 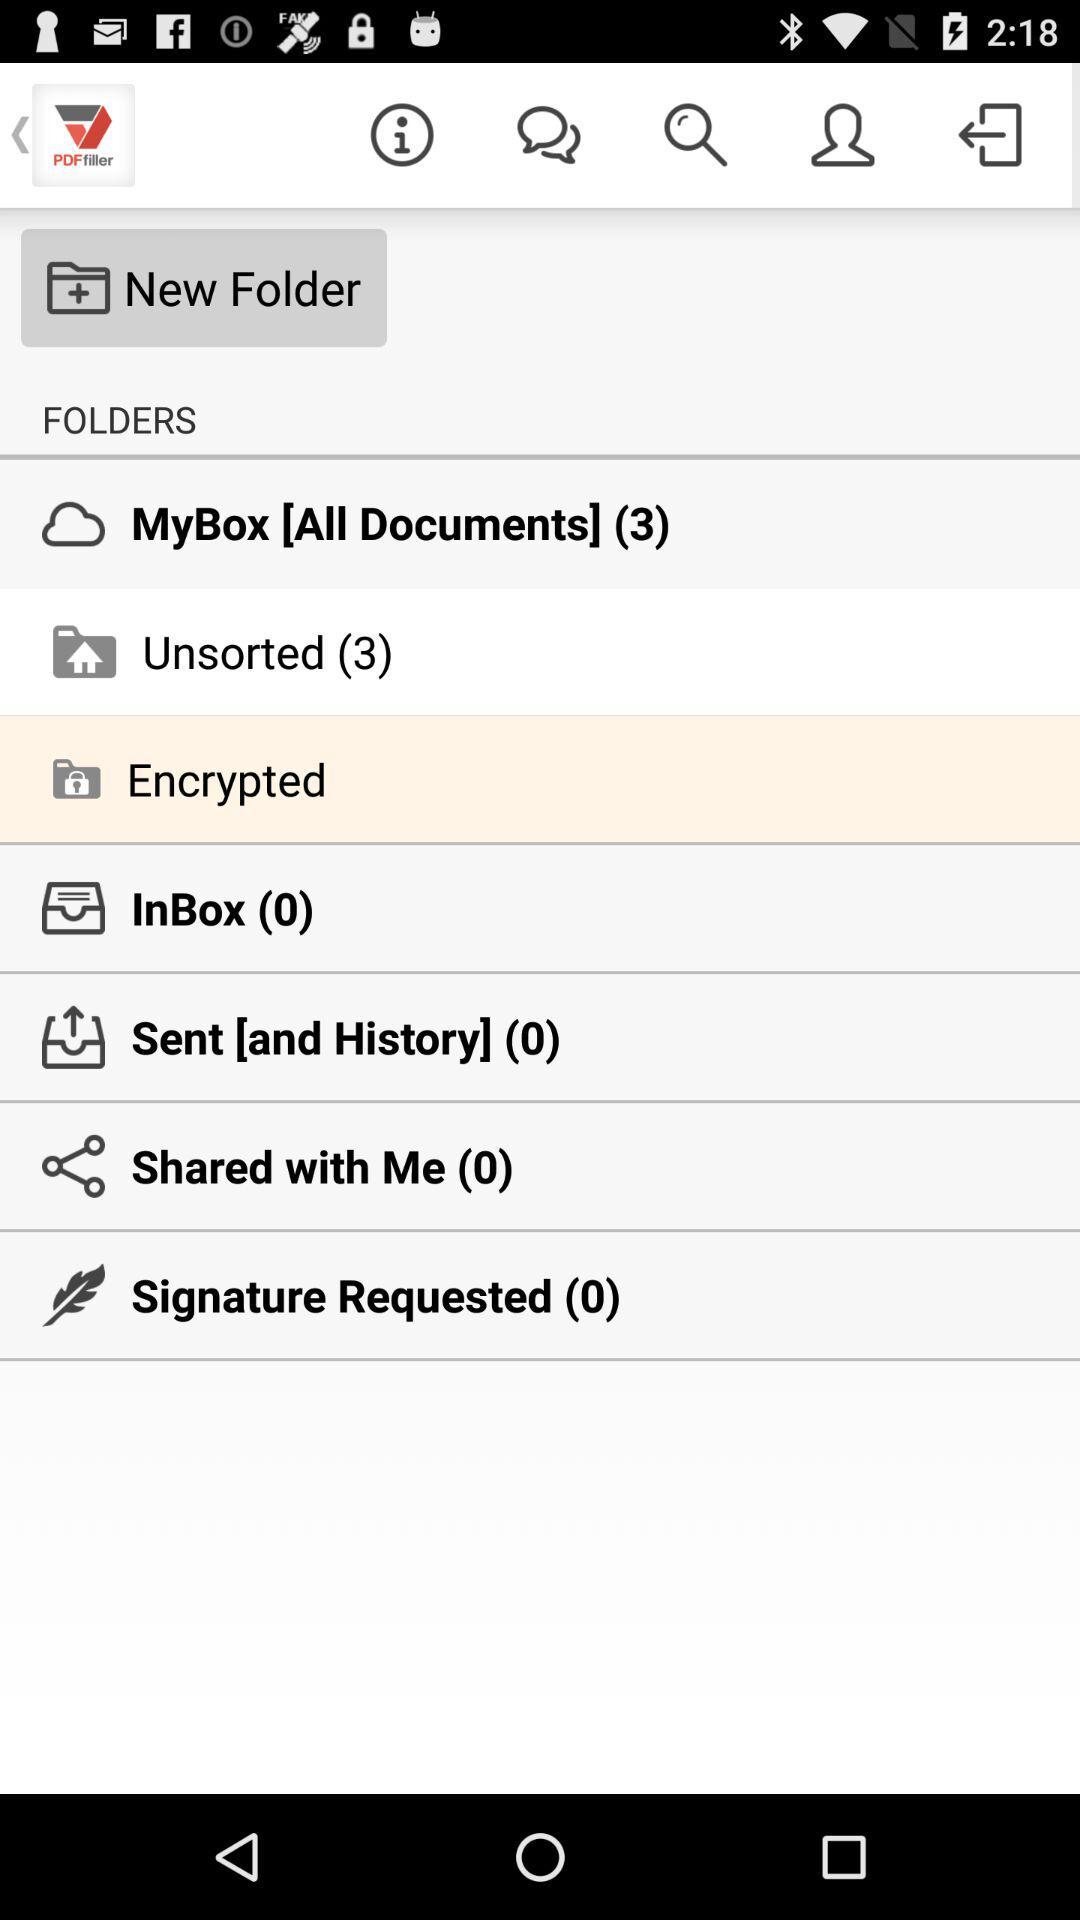 What do you see at coordinates (540, 907) in the screenshot?
I see `the inbox (0) app` at bounding box center [540, 907].